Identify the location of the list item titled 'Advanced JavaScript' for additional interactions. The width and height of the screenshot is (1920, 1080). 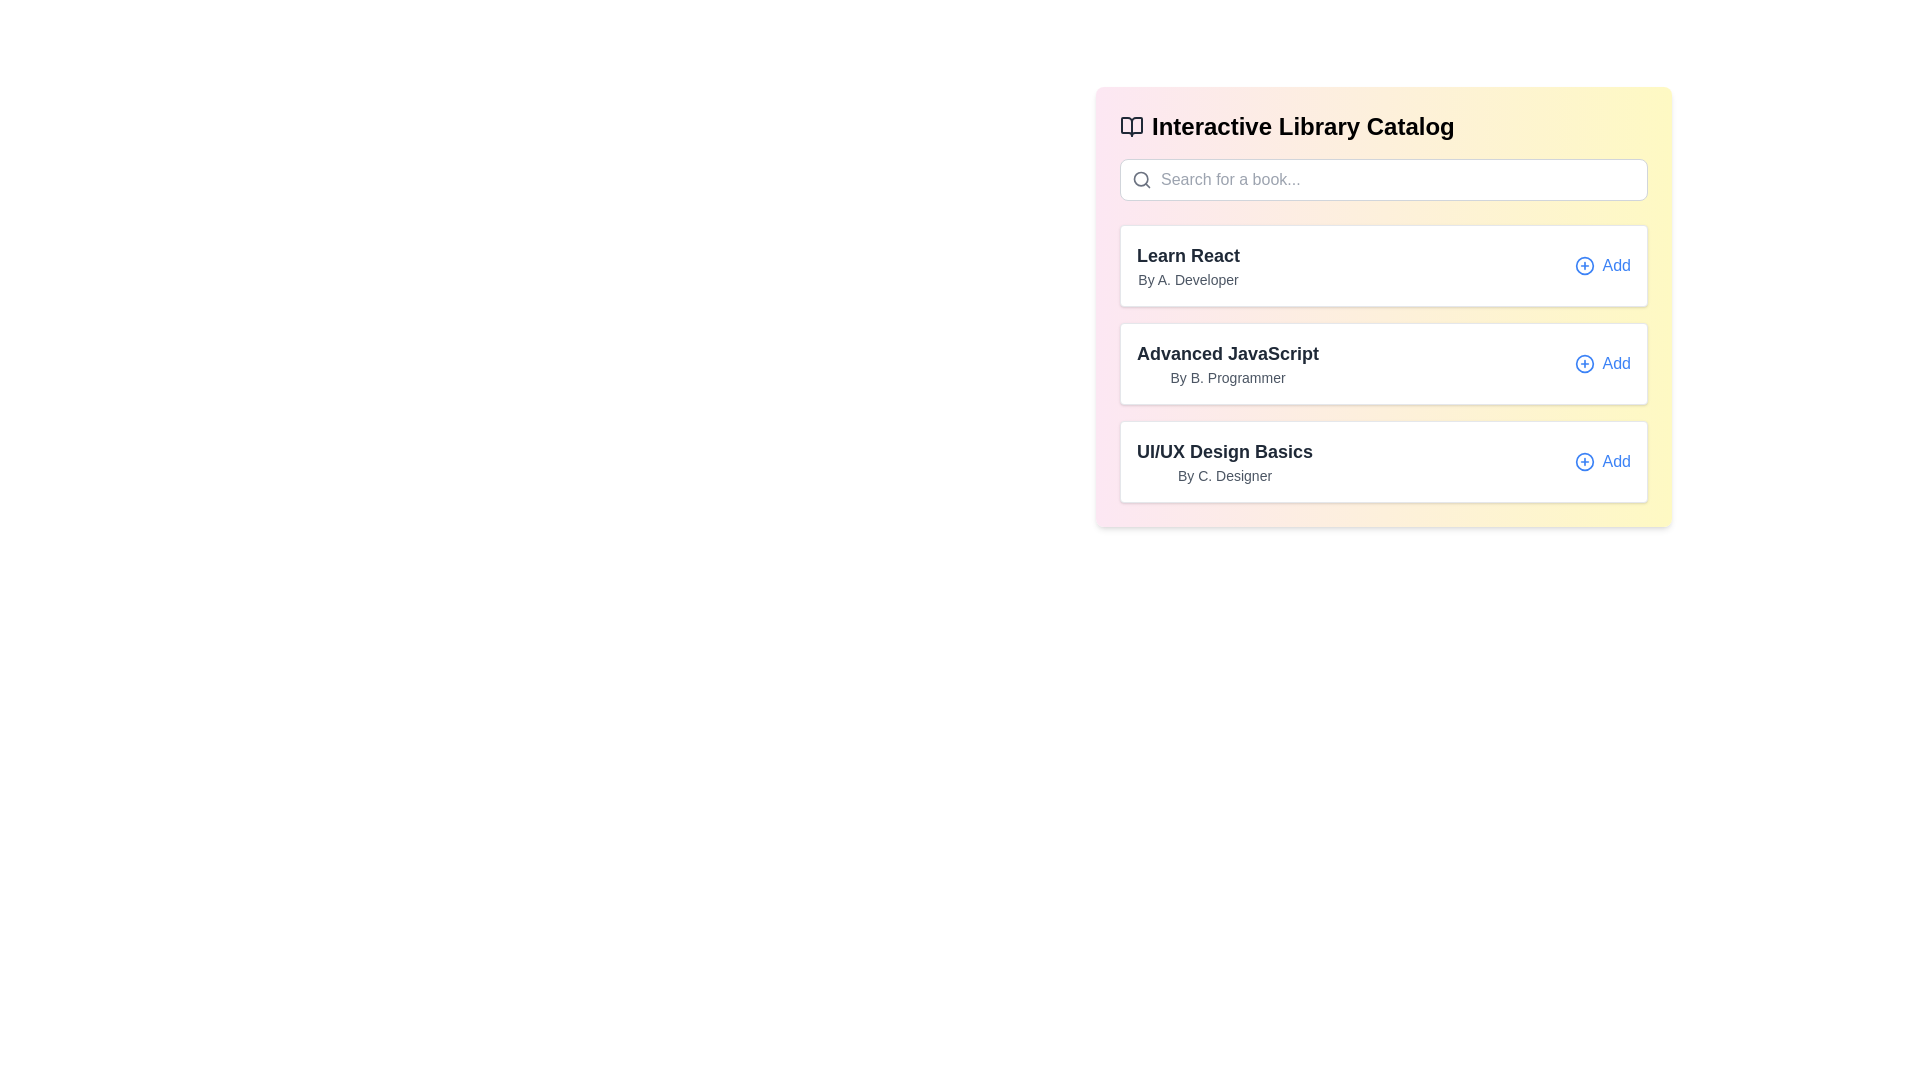
(1382, 363).